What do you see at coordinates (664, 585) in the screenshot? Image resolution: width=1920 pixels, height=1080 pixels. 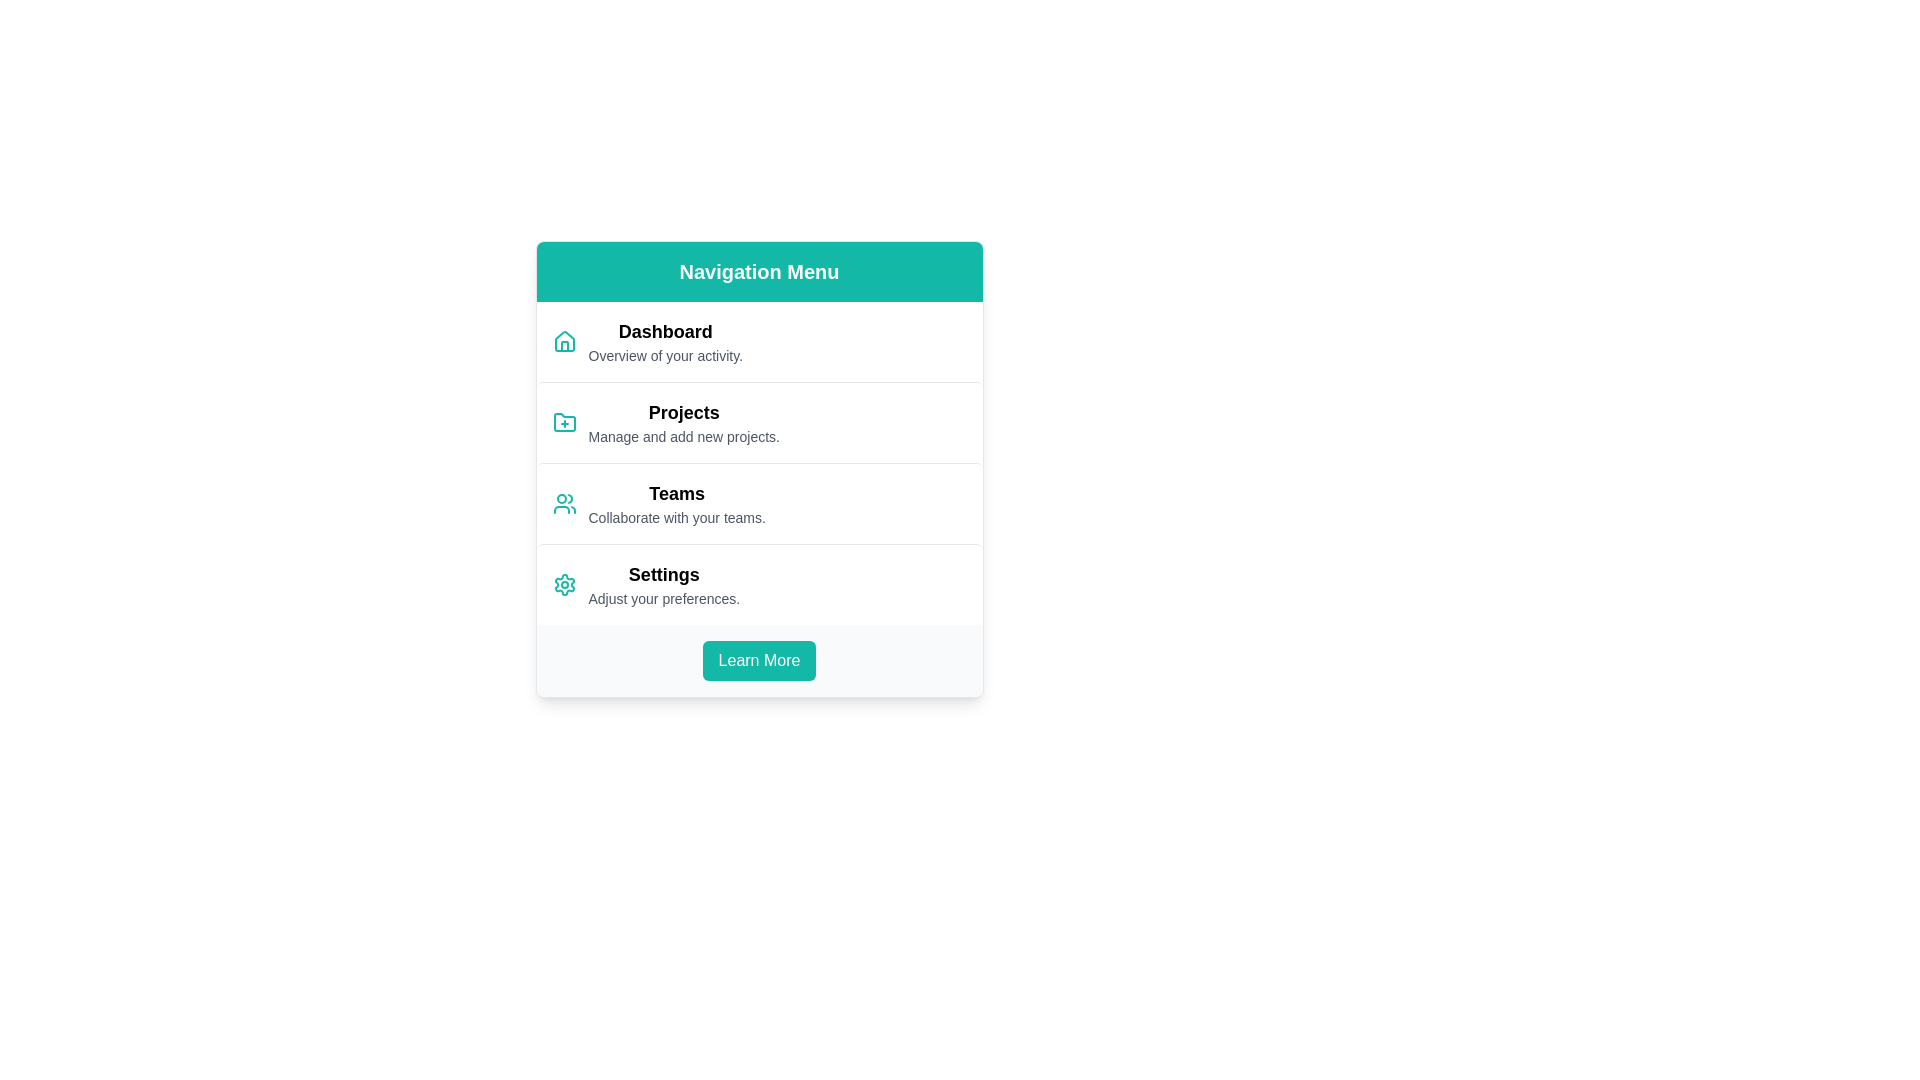 I see `the 'Settings' text block in the Navigation Menu` at bounding box center [664, 585].